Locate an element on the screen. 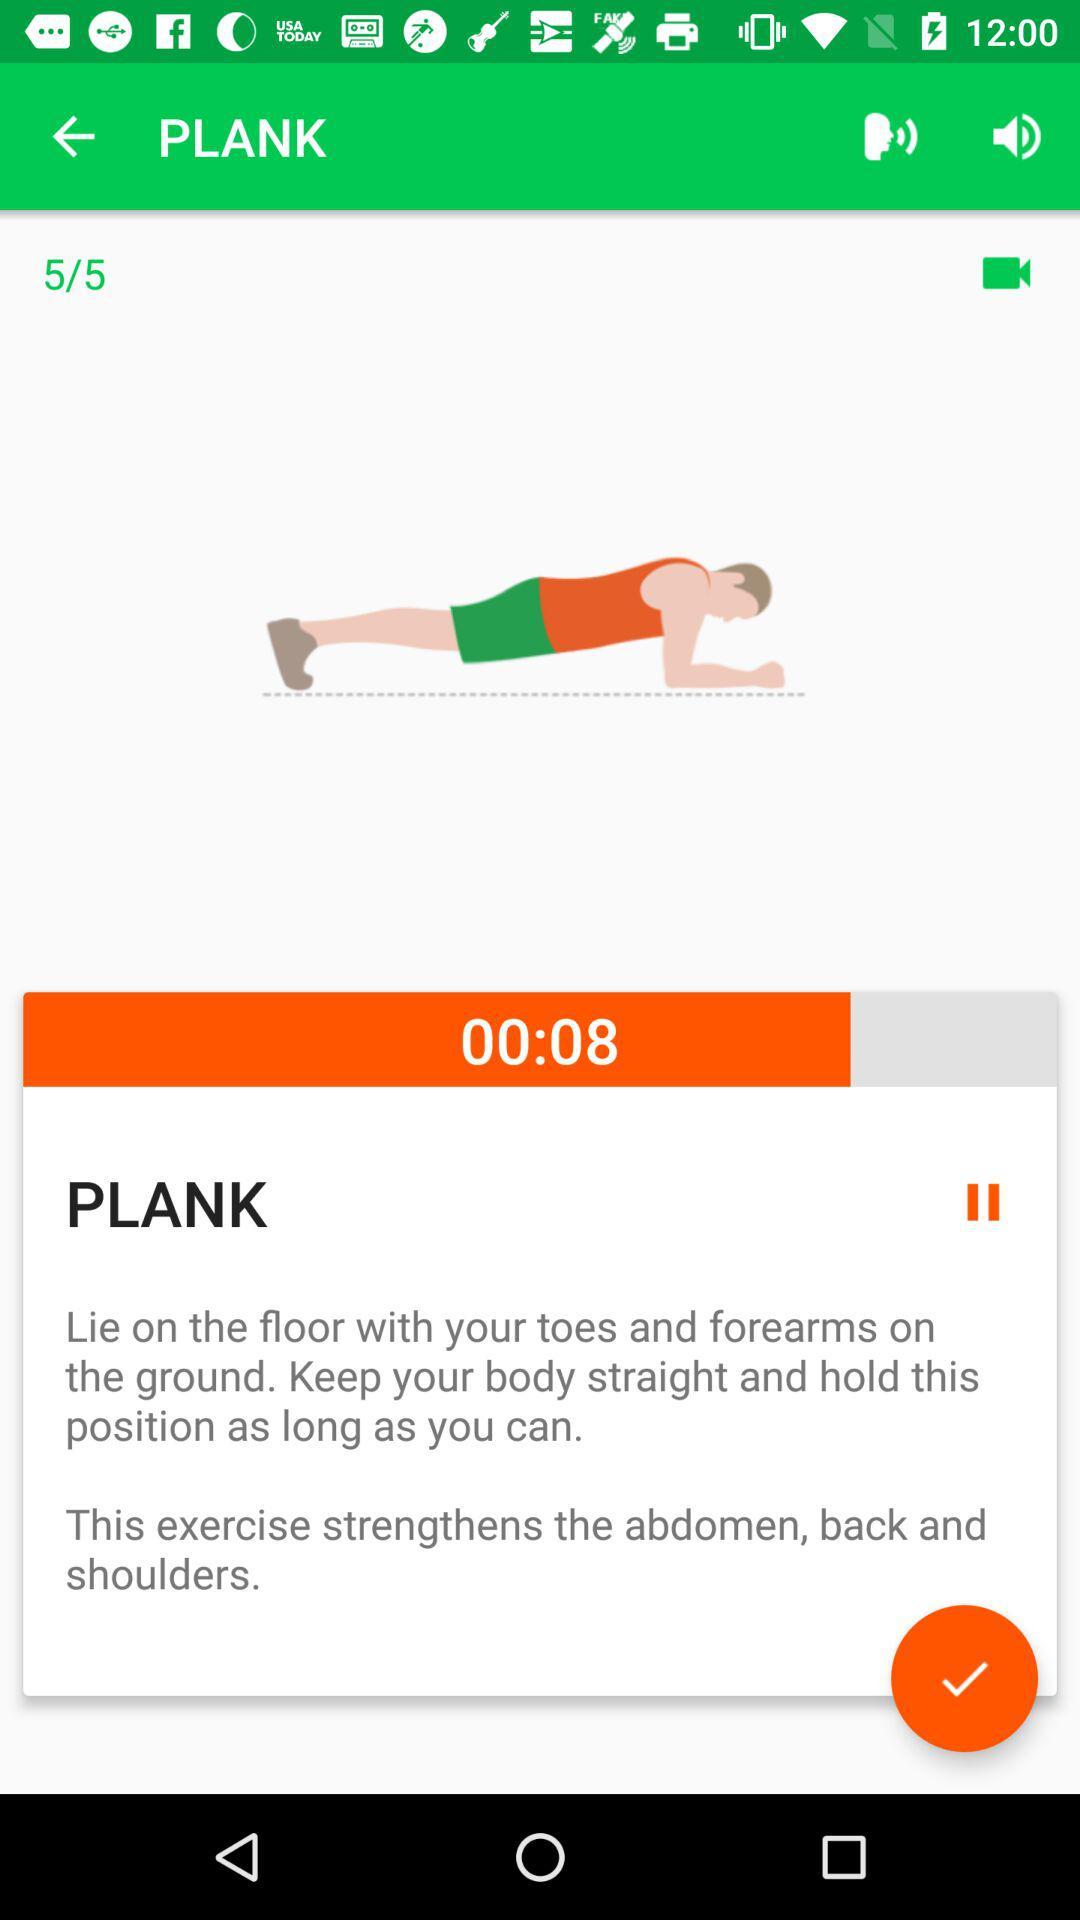 The image size is (1080, 1920). pause button which is next to plank is located at coordinates (982, 1201).